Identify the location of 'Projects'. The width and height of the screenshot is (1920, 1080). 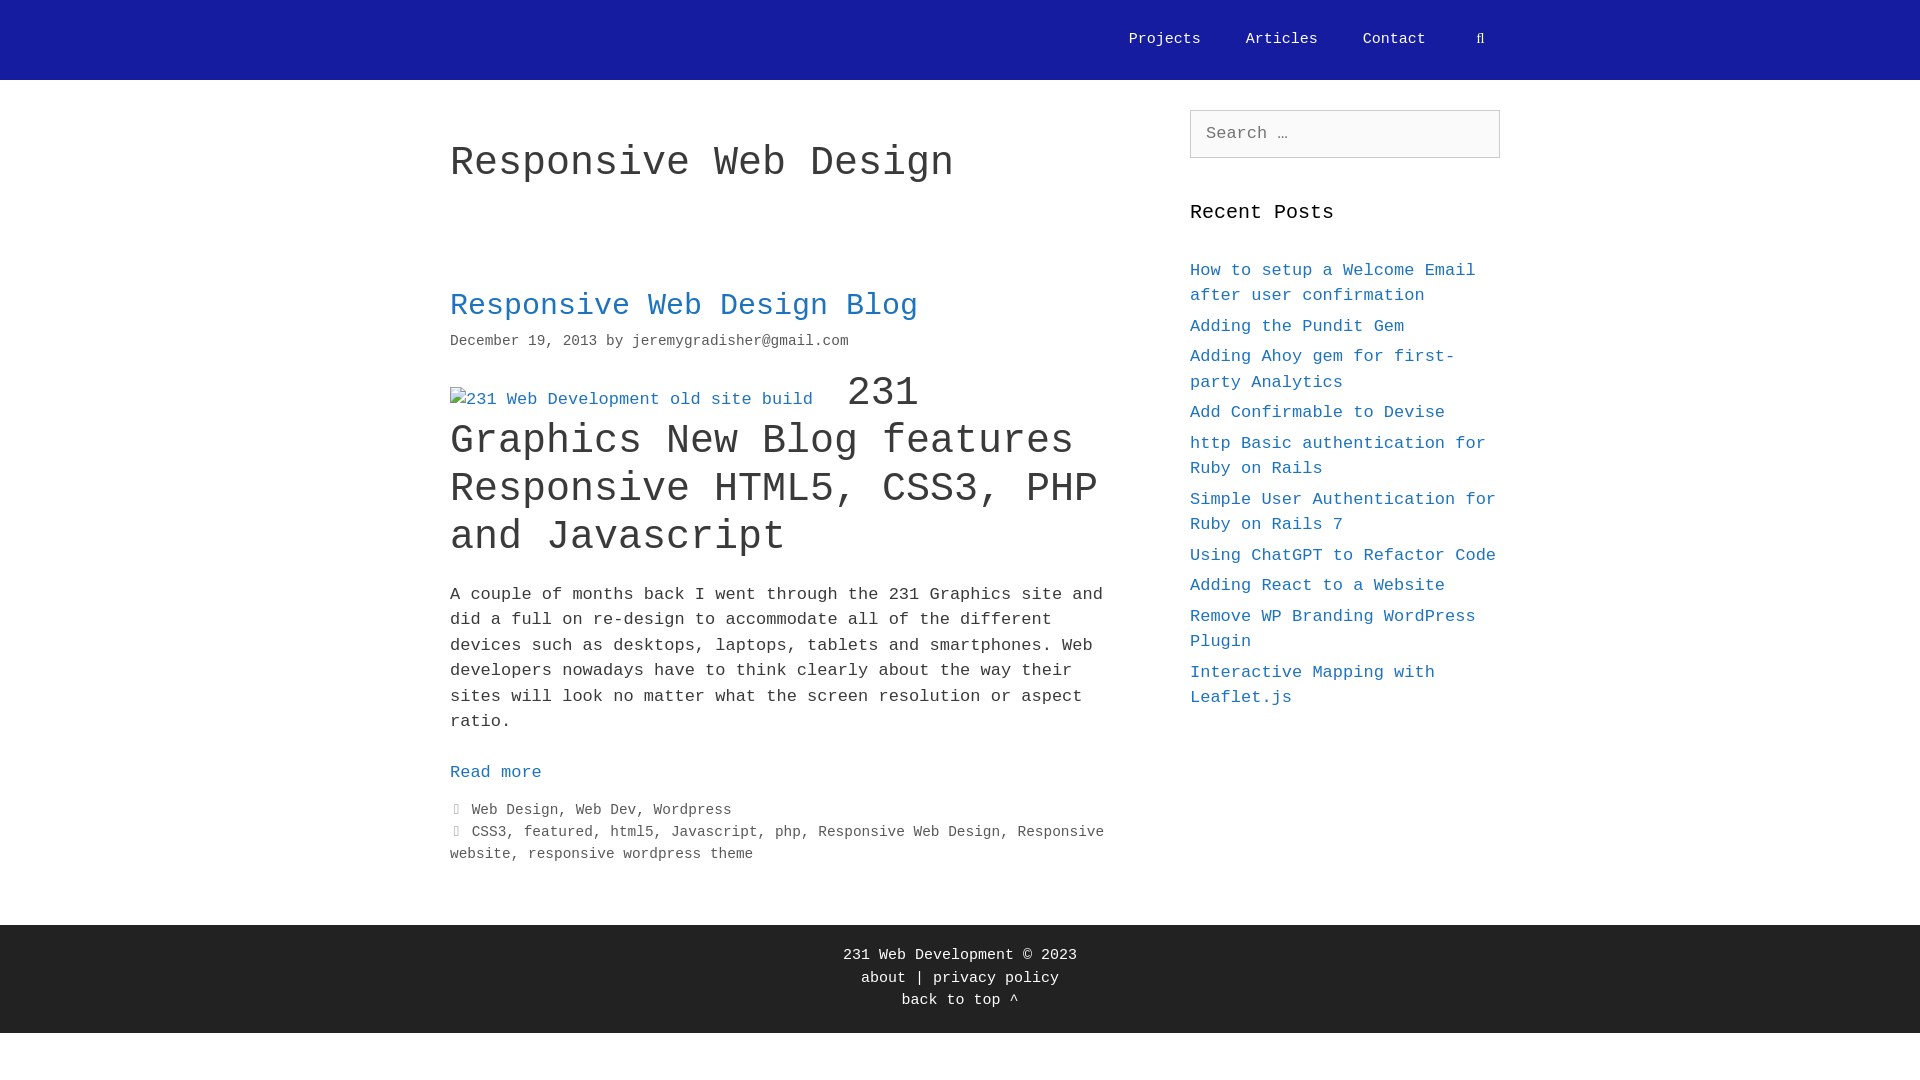
(1165, 39).